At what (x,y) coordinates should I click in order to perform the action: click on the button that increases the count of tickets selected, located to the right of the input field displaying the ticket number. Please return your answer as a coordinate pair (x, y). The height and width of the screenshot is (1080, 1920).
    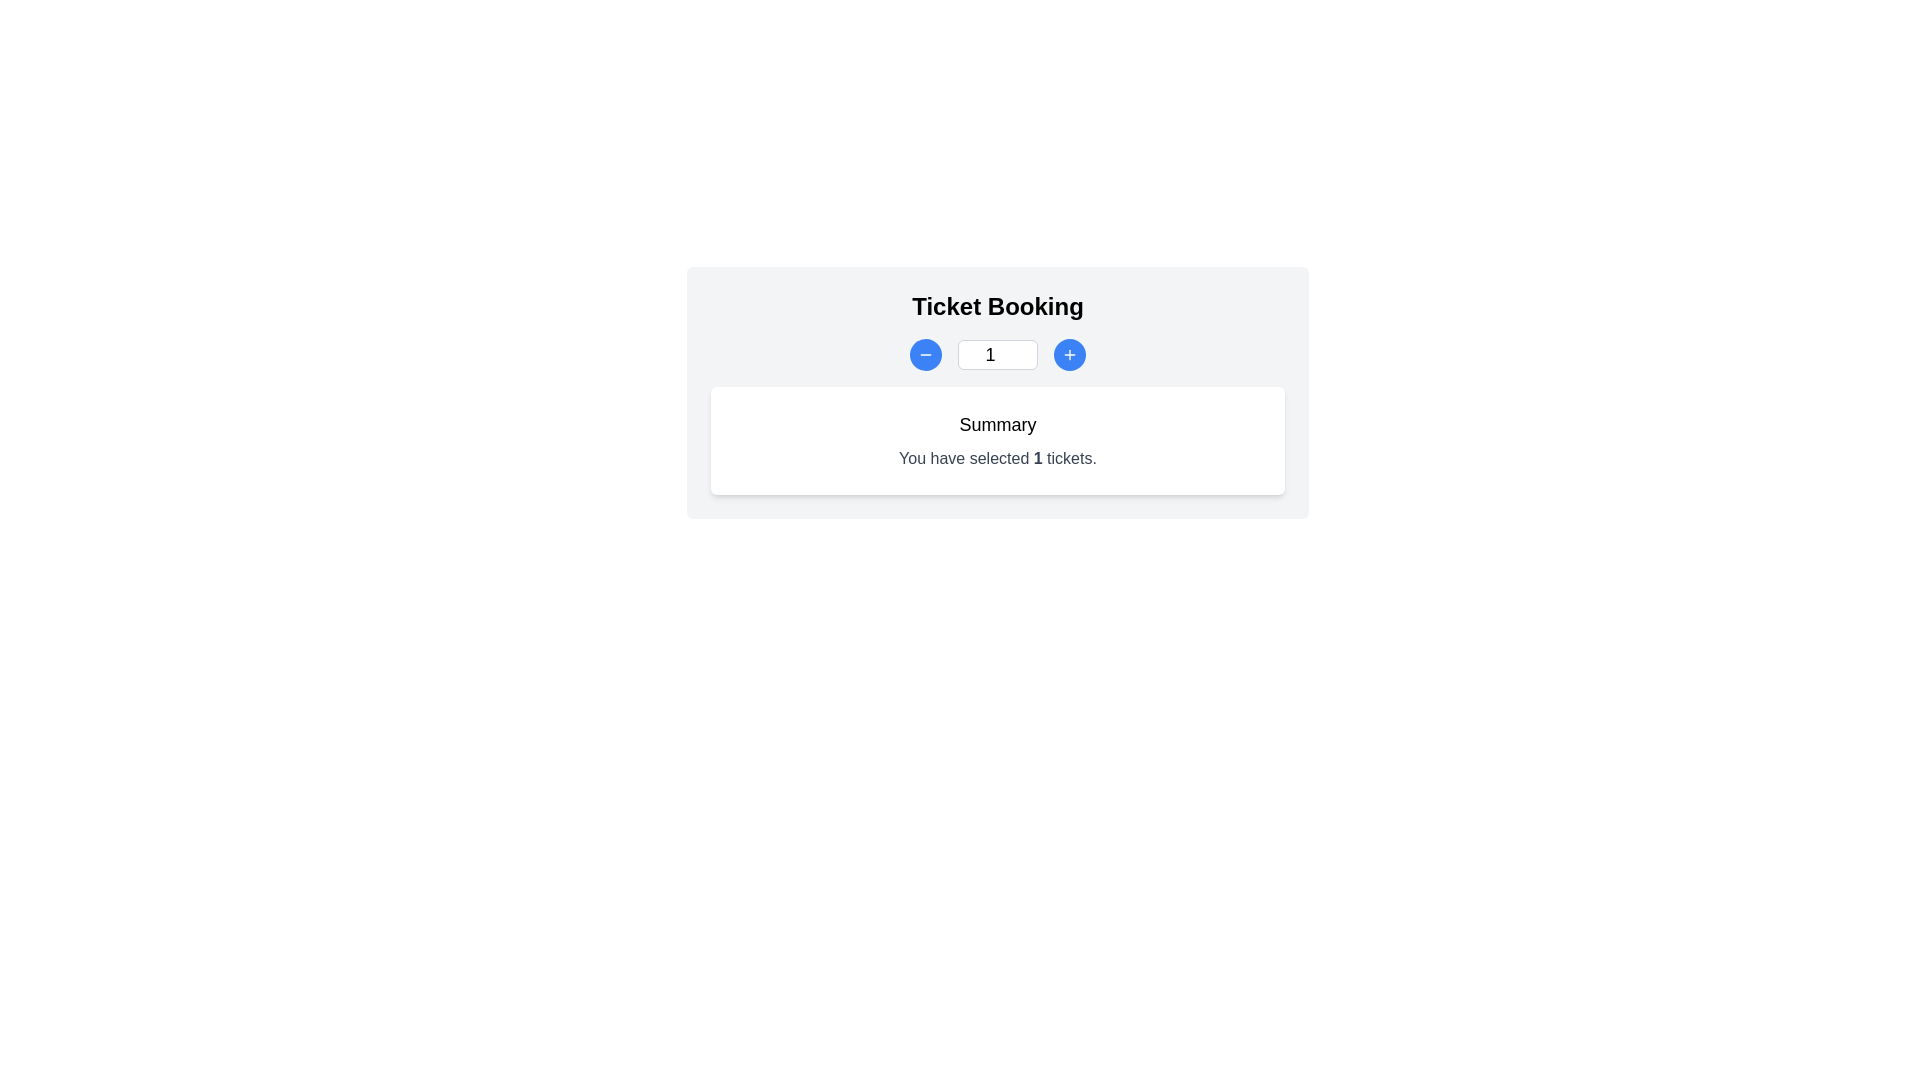
    Looking at the image, I should click on (1069, 353).